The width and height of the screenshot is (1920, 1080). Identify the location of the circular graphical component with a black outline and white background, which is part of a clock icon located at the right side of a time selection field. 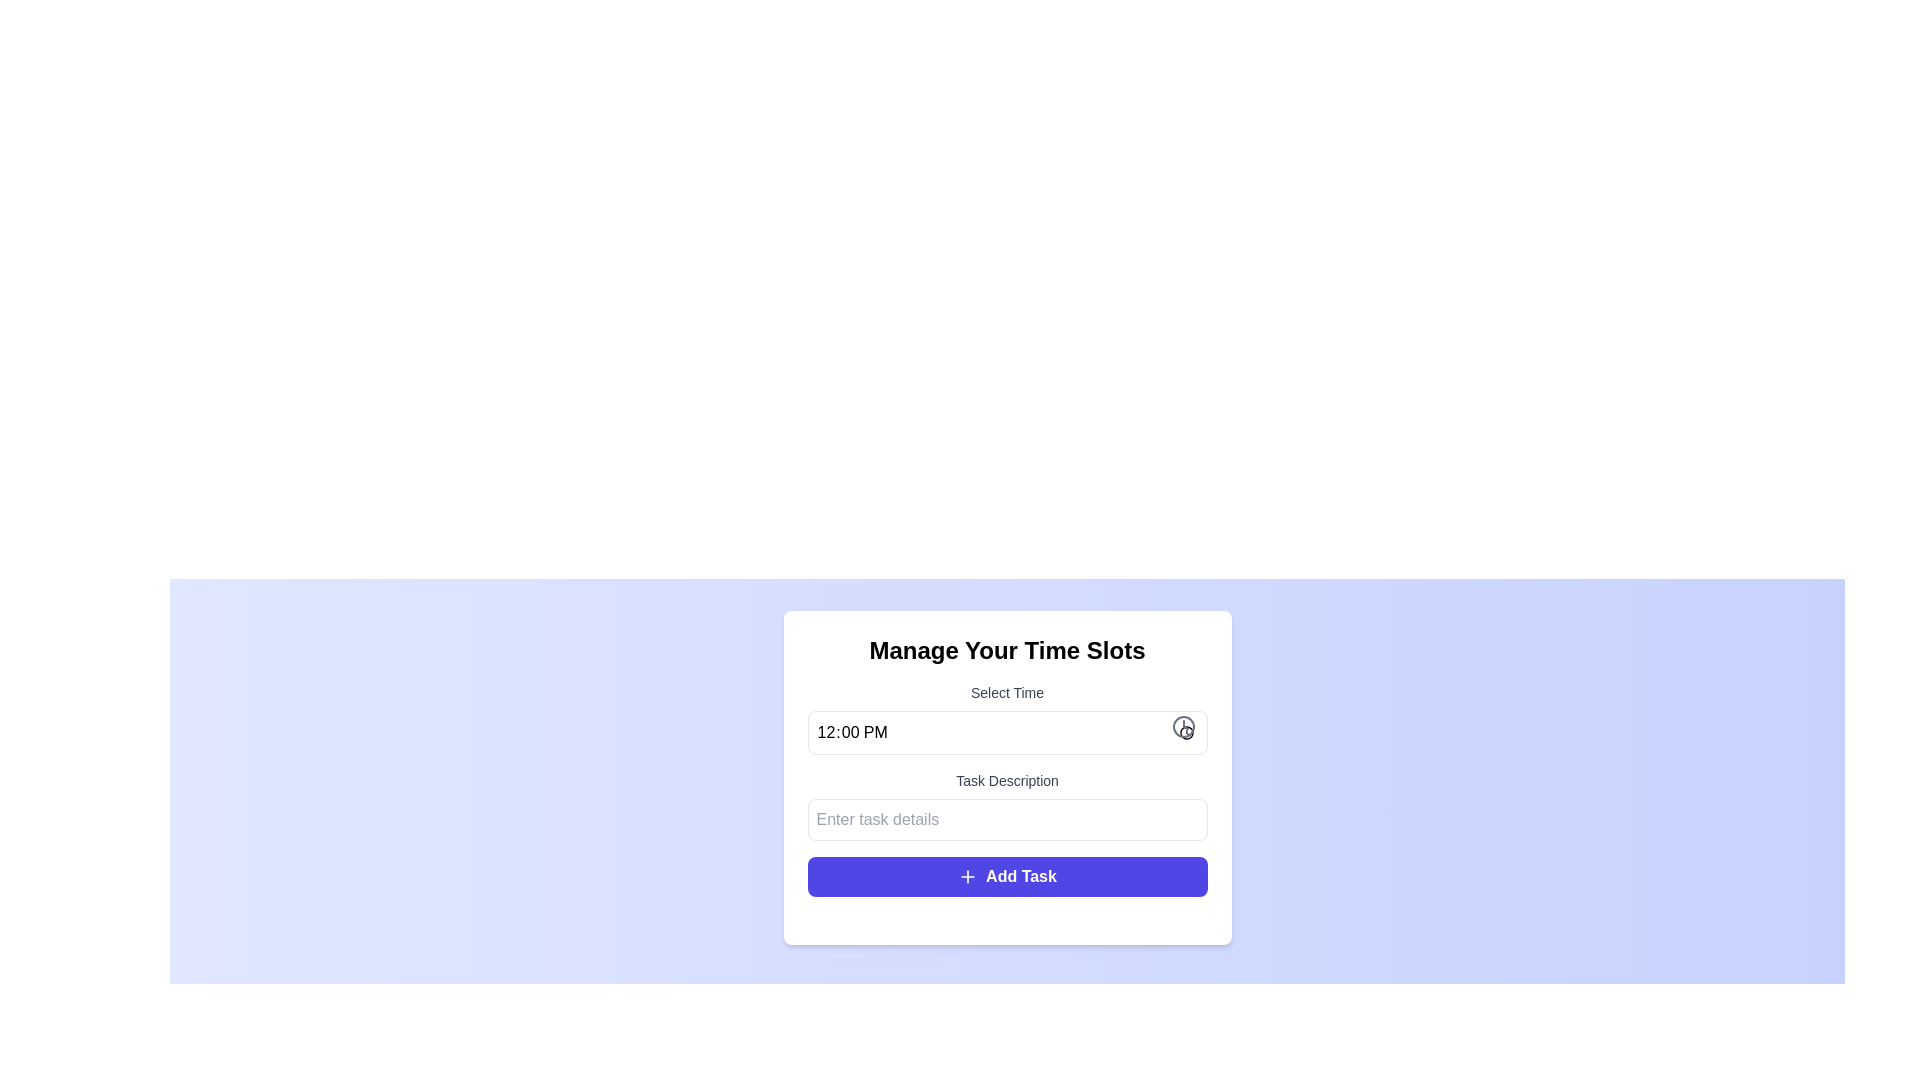
(1183, 726).